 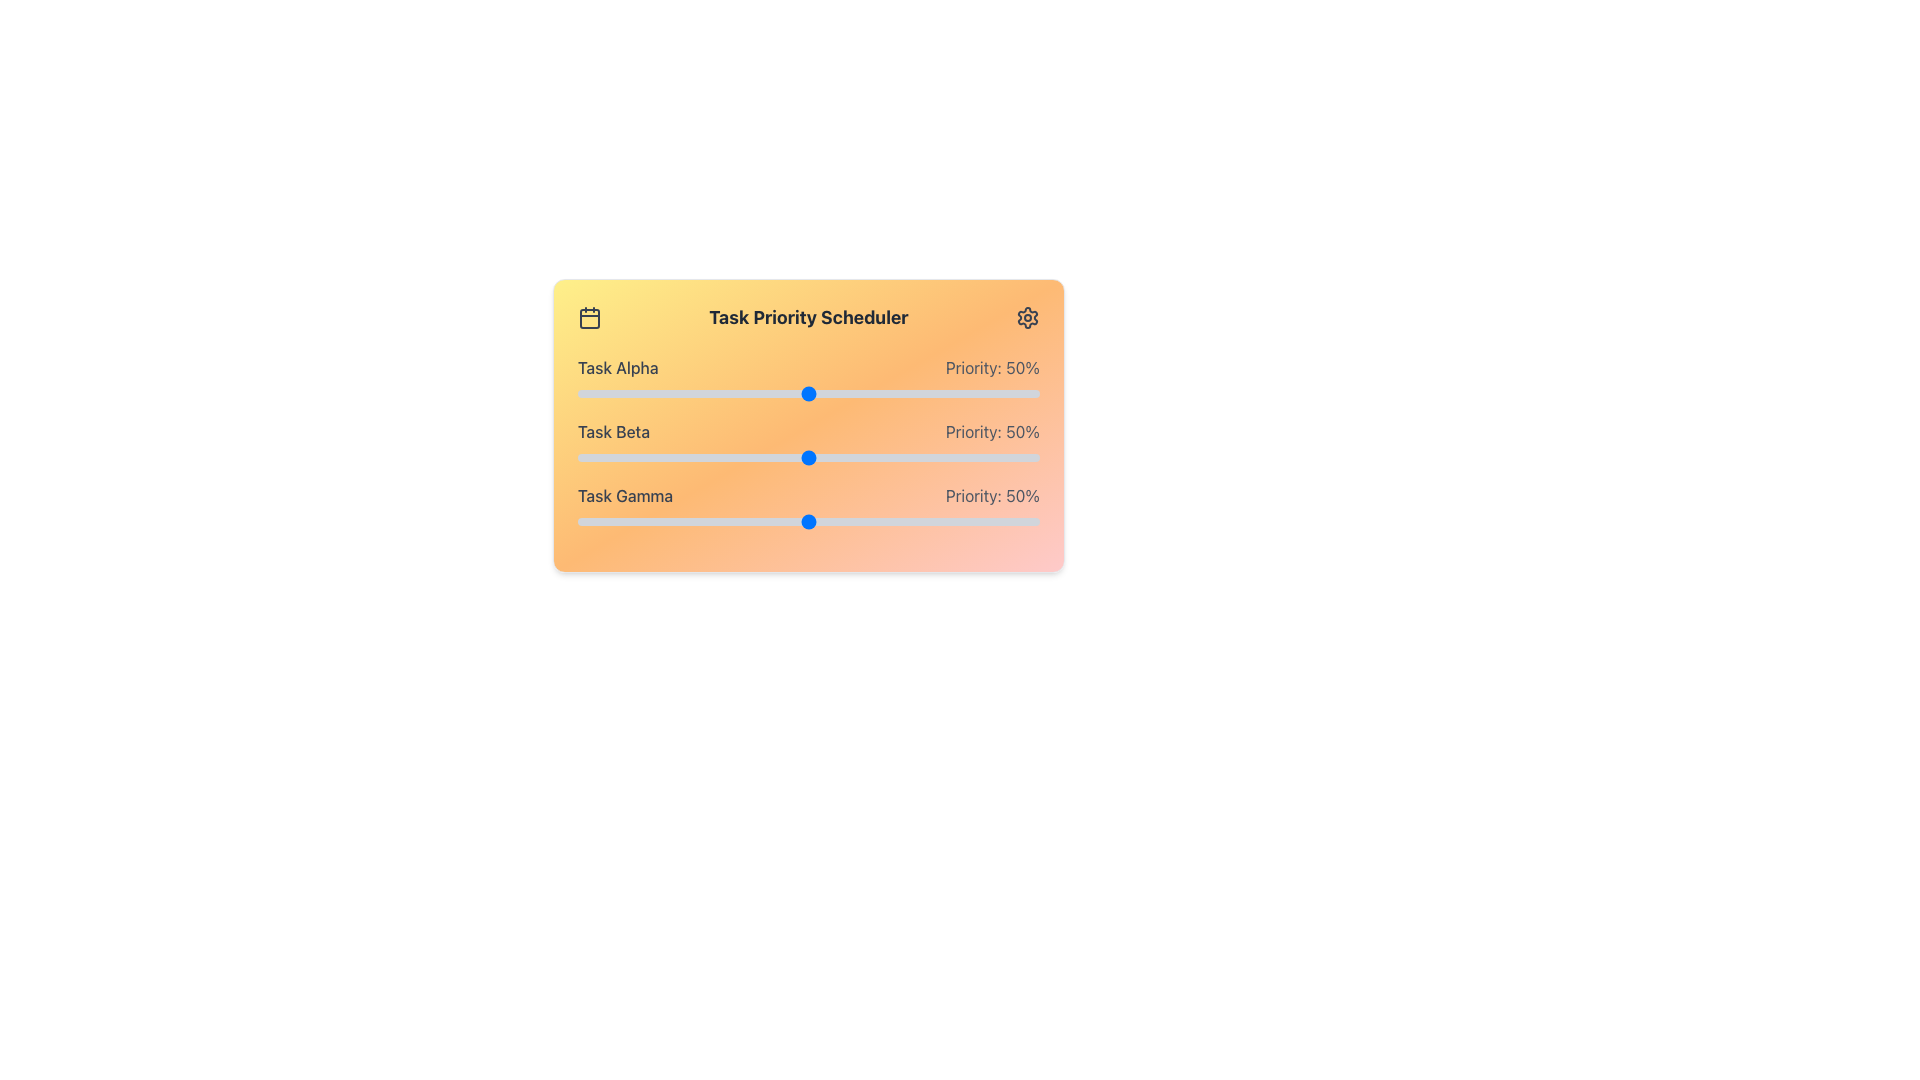 What do you see at coordinates (1027, 316) in the screenshot?
I see `the gear-shaped settings icon located` at bounding box center [1027, 316].